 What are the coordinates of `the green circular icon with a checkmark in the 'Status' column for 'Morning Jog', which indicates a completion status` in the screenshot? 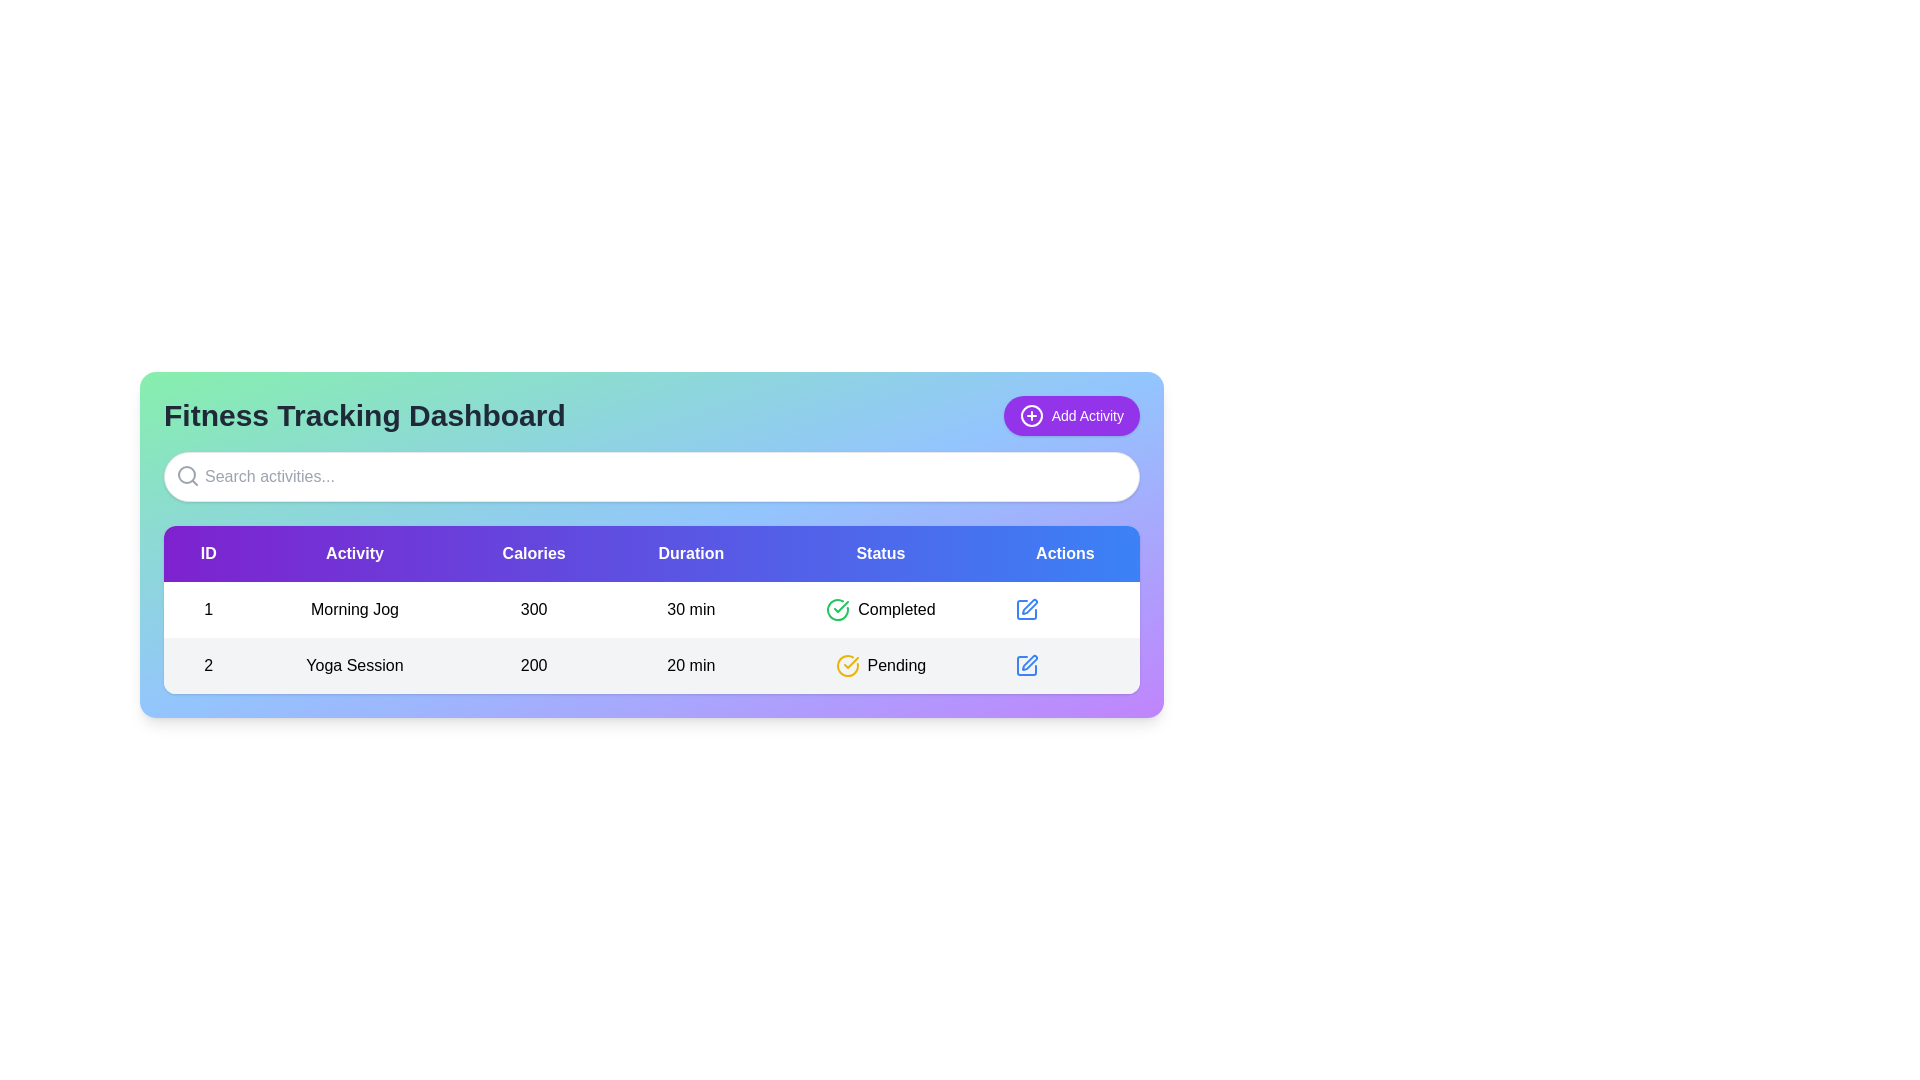 It's located at (838, 608).